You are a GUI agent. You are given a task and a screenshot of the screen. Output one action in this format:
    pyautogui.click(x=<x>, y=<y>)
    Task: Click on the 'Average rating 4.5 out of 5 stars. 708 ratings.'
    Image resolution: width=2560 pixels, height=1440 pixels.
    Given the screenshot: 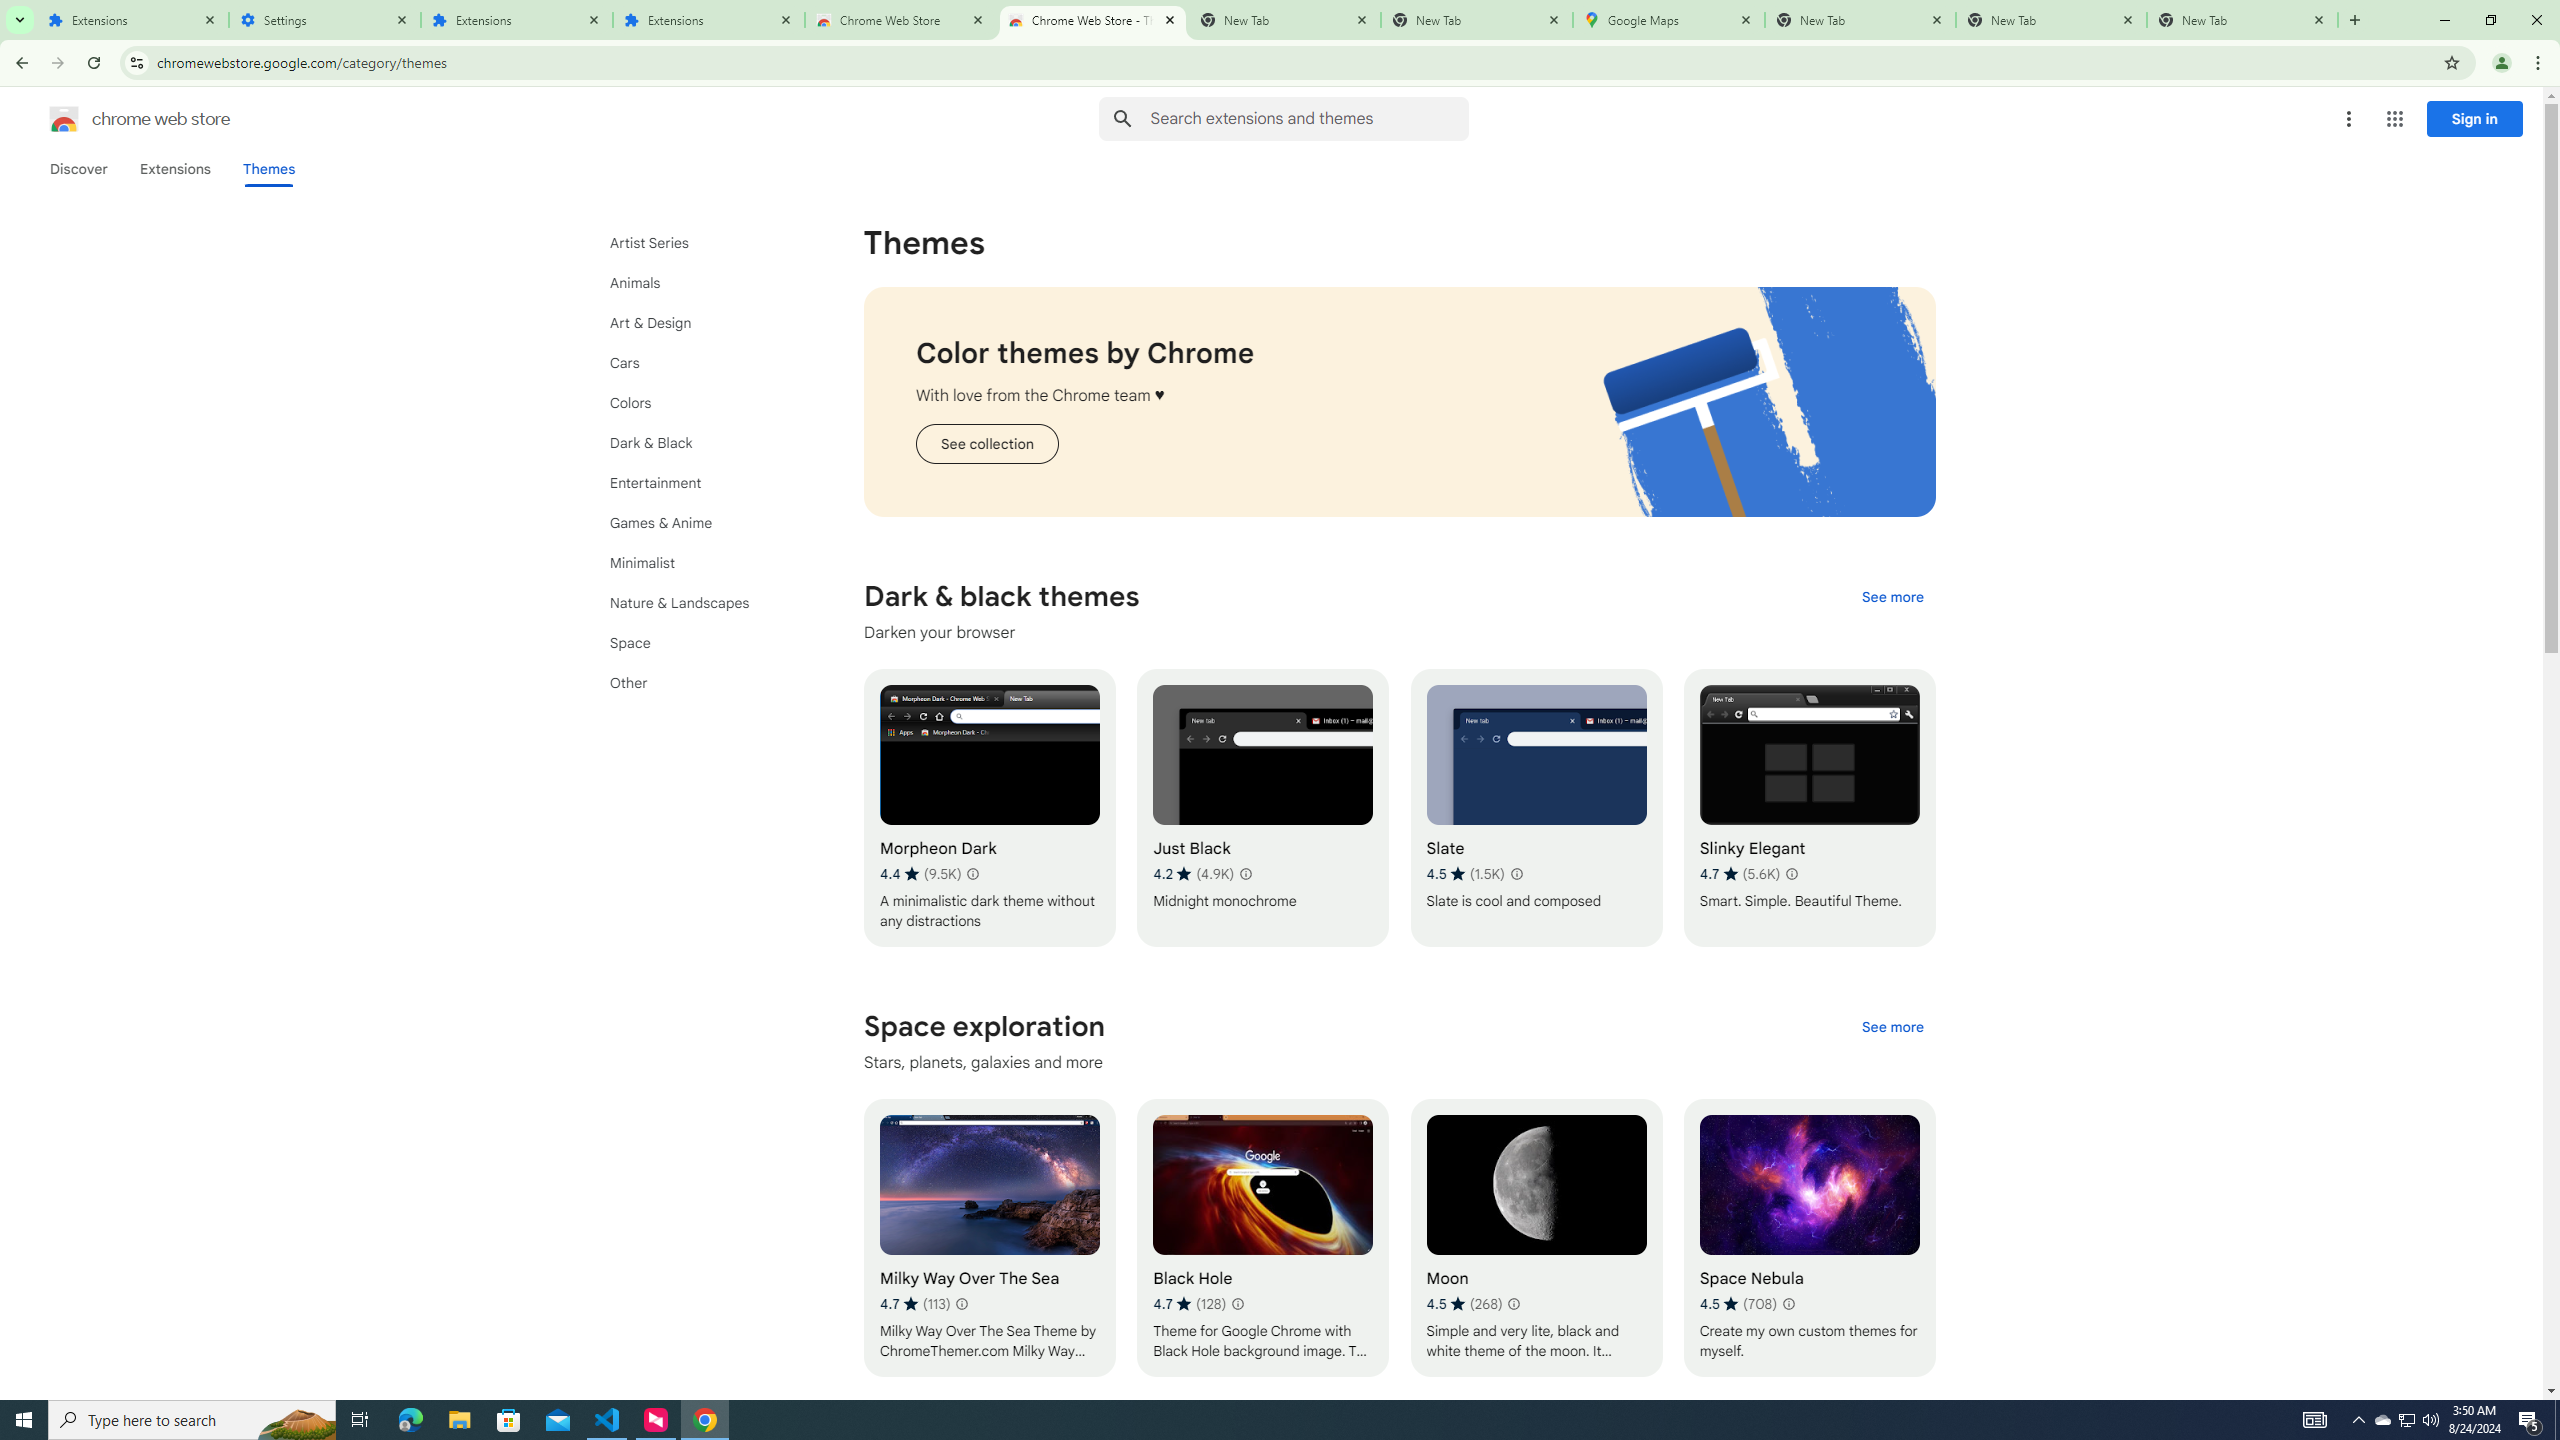 What is the action you would take?
    pyautogui.click(x=1737, y=1302)
    